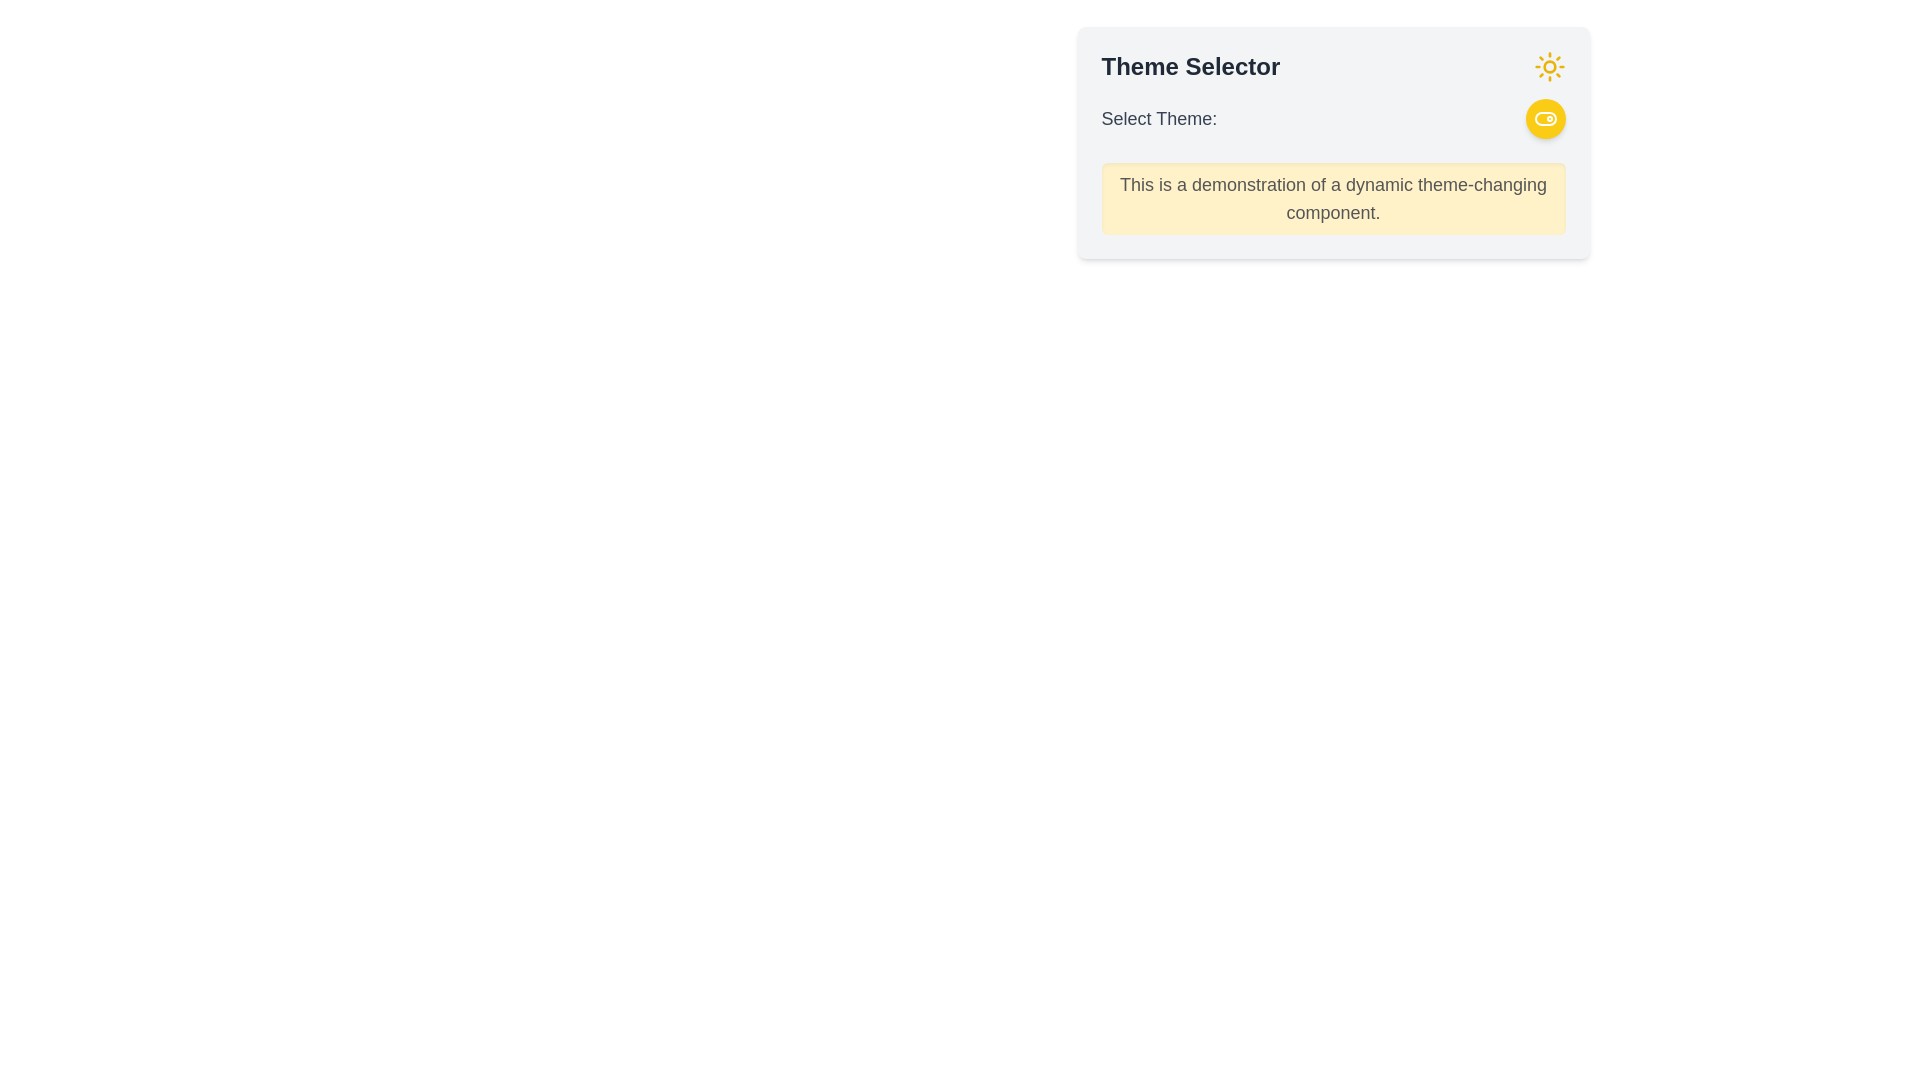 This screenshot has height=1080, width=1920. What do you see at coordinates (1159, 119) in the screenshot?
I see `text label that displays 'Select Theme:' located in the top-right quadrant of the interface` at bounding box center [1159, 119].